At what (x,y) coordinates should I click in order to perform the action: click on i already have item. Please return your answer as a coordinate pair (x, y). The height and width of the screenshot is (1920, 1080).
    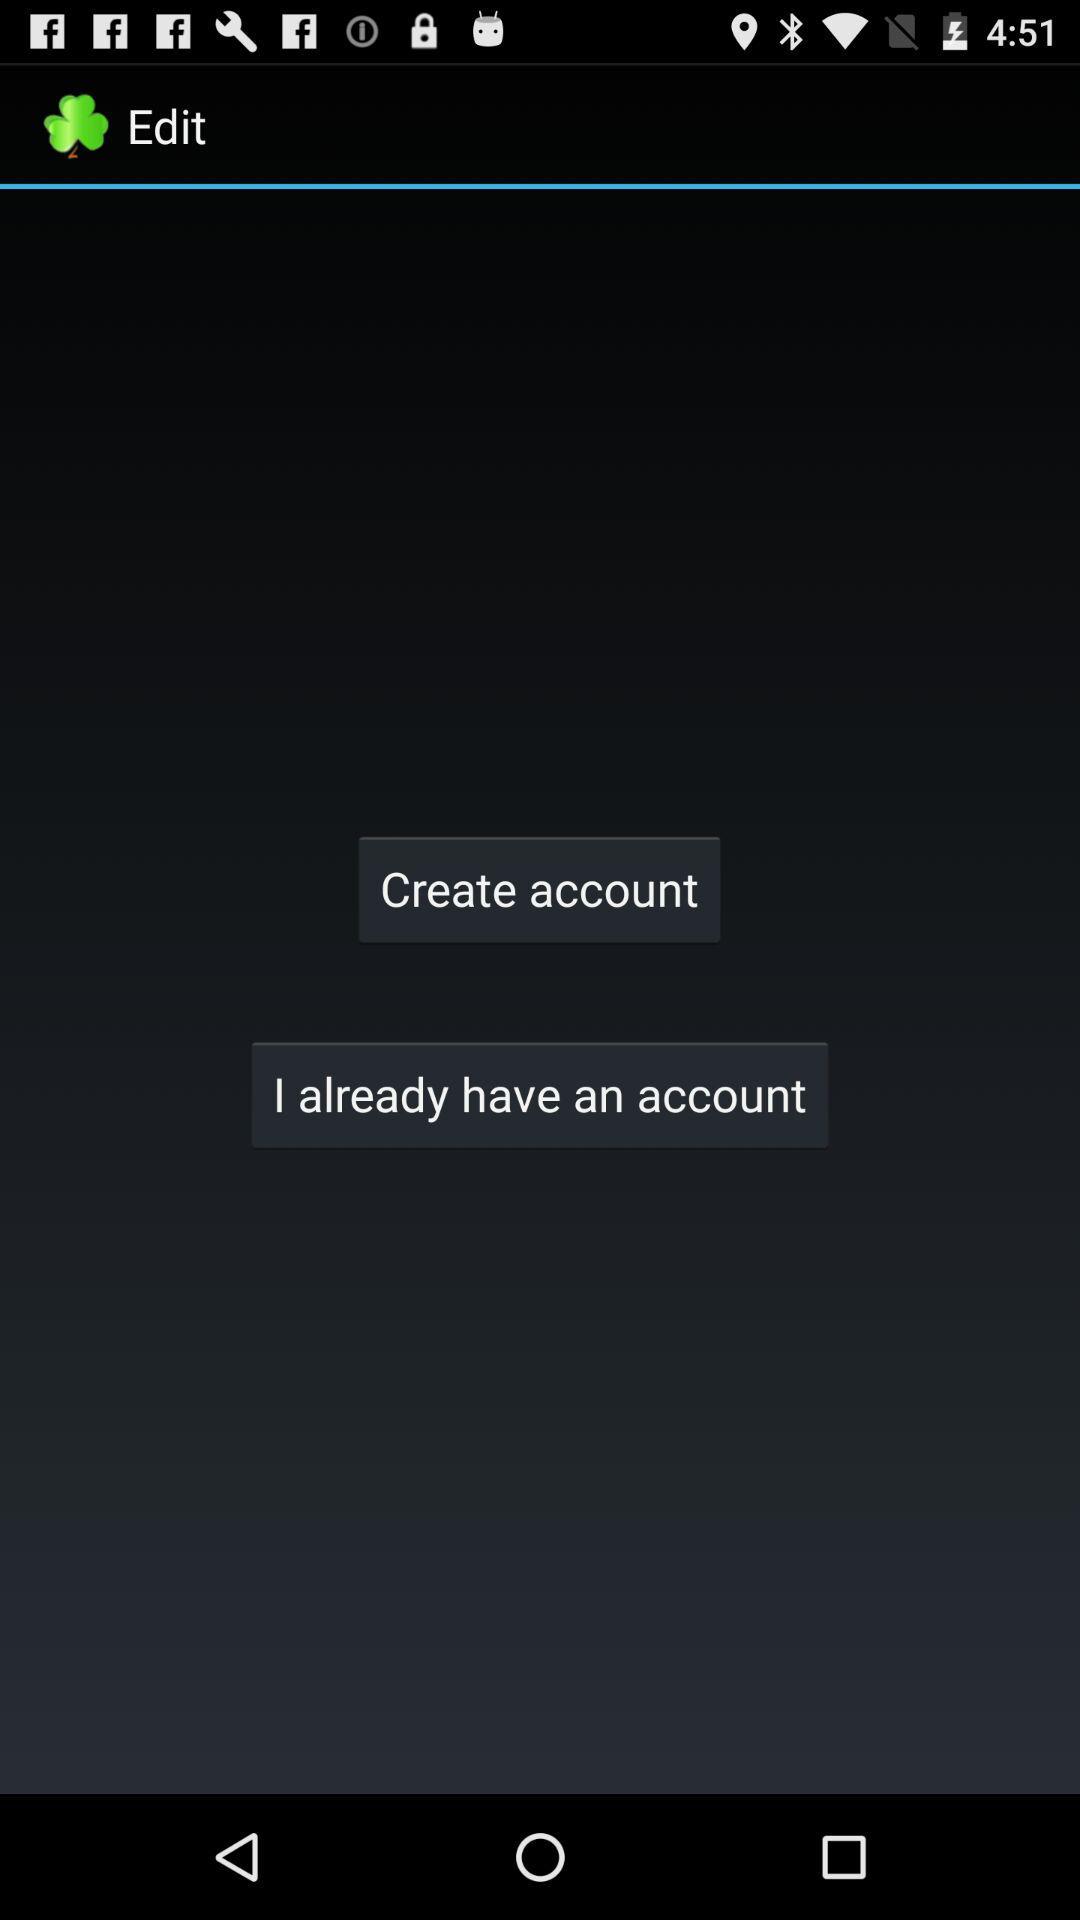
    Looking at the image, I should click on (540, 1093).